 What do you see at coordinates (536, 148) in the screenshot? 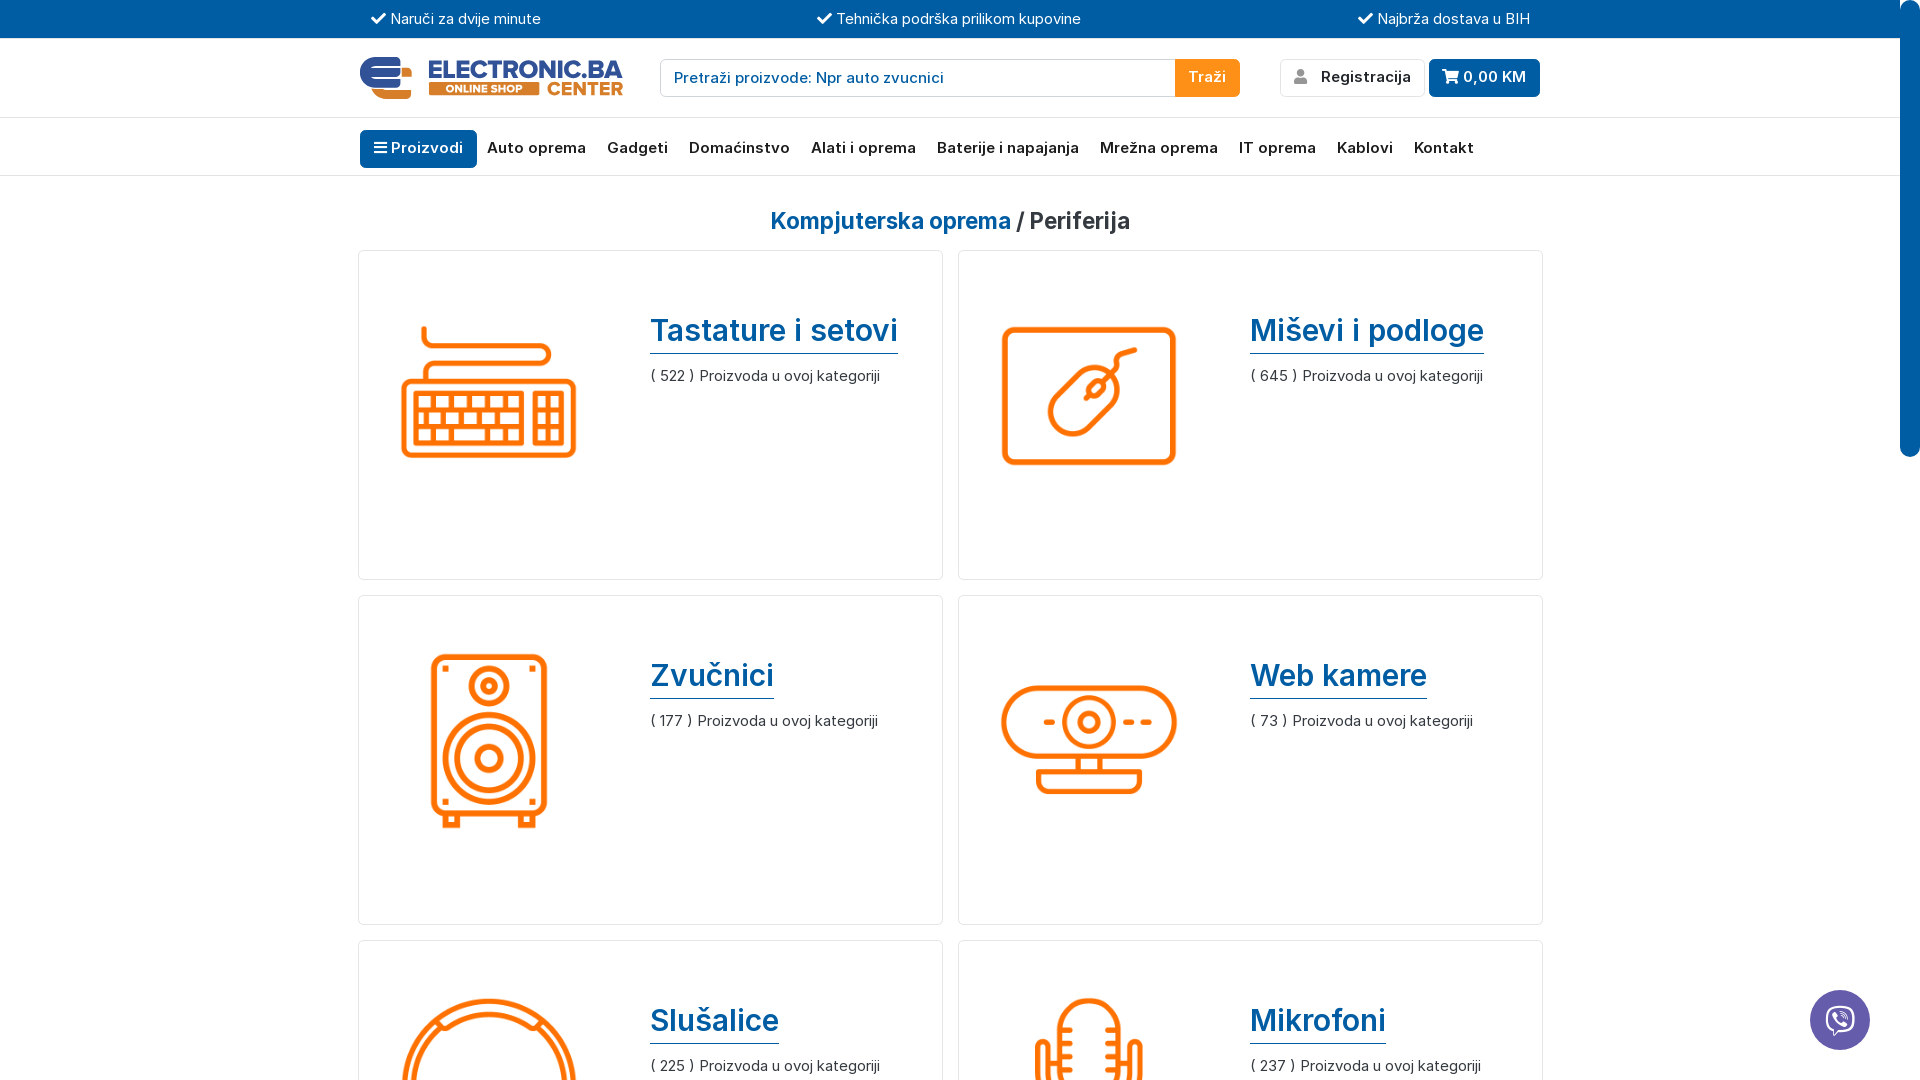
I see `'Auto oprema'` at bounding box center [536, 148].